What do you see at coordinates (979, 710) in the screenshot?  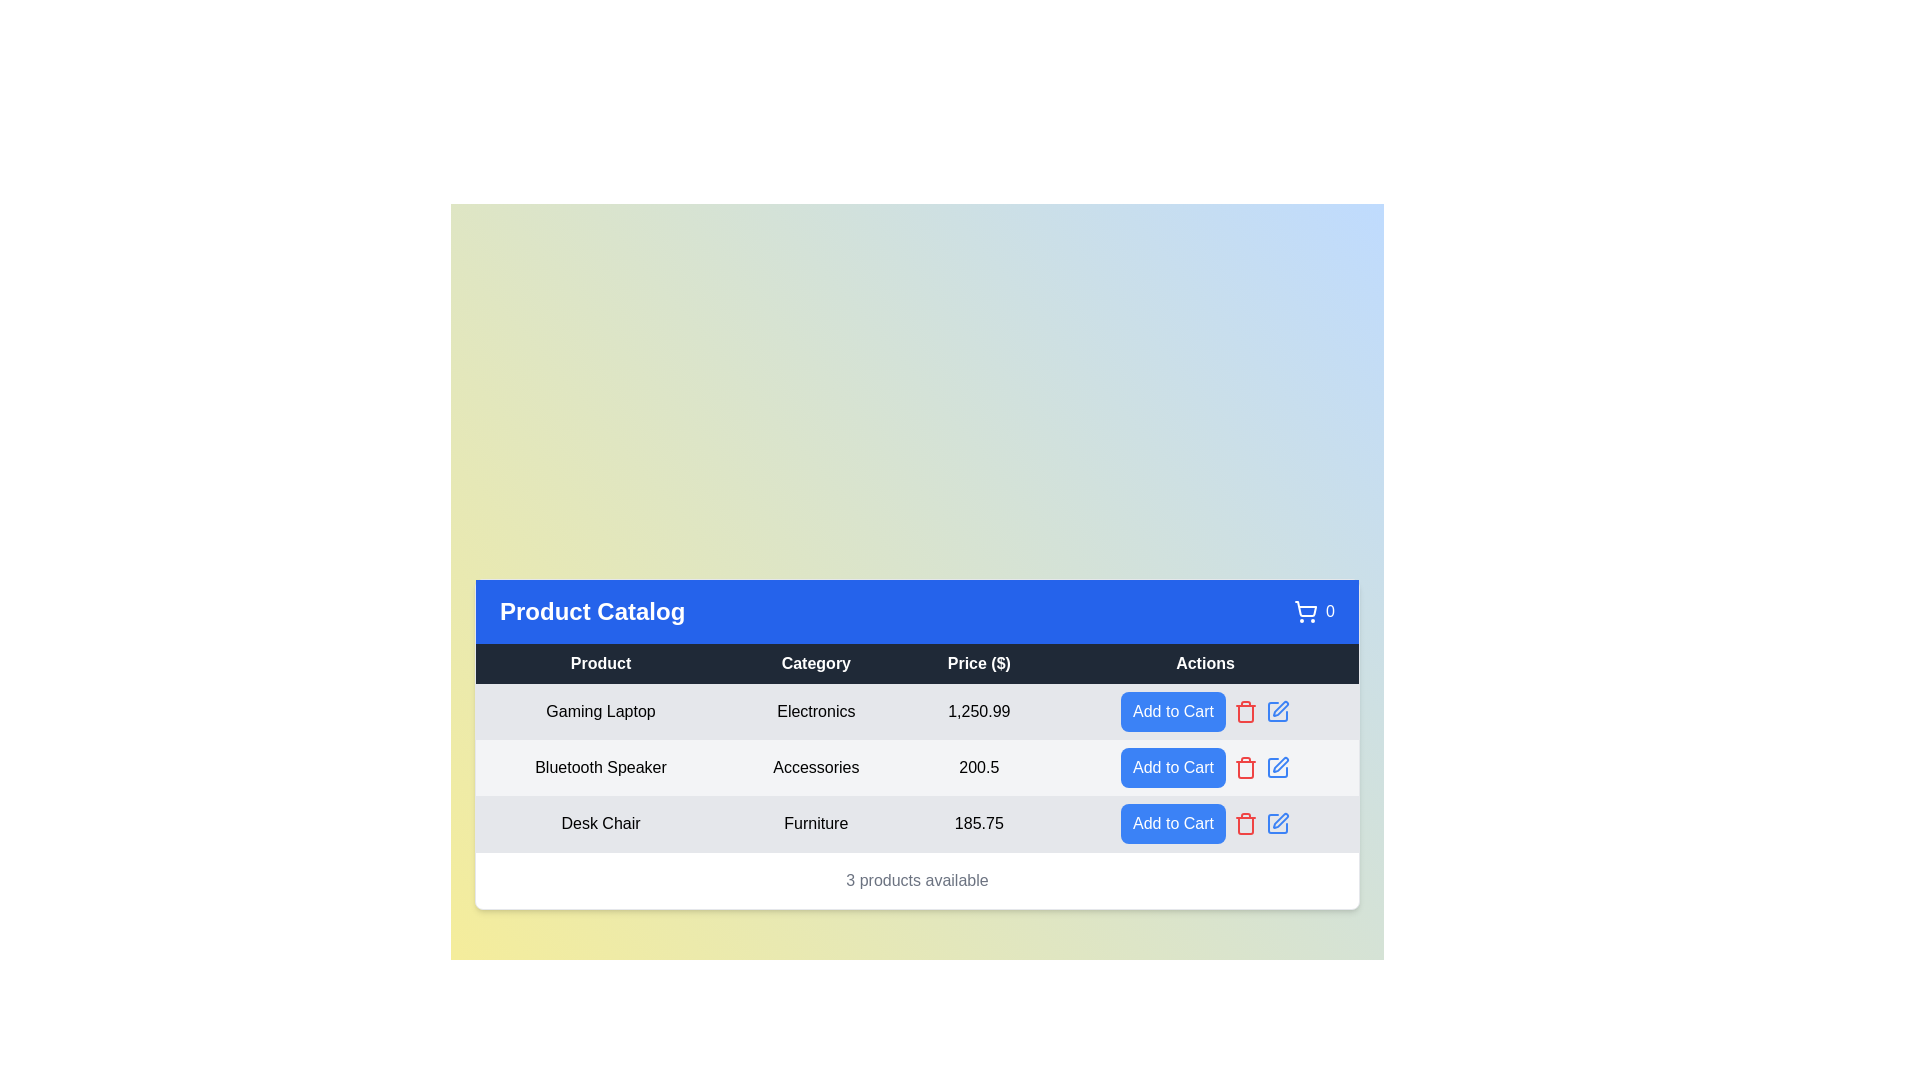 I see `the non-interactive Text Display element that shows the price of the 'Gaming Laptop', positioned in the third cell of the product details table` at bounding box center [979, 710].